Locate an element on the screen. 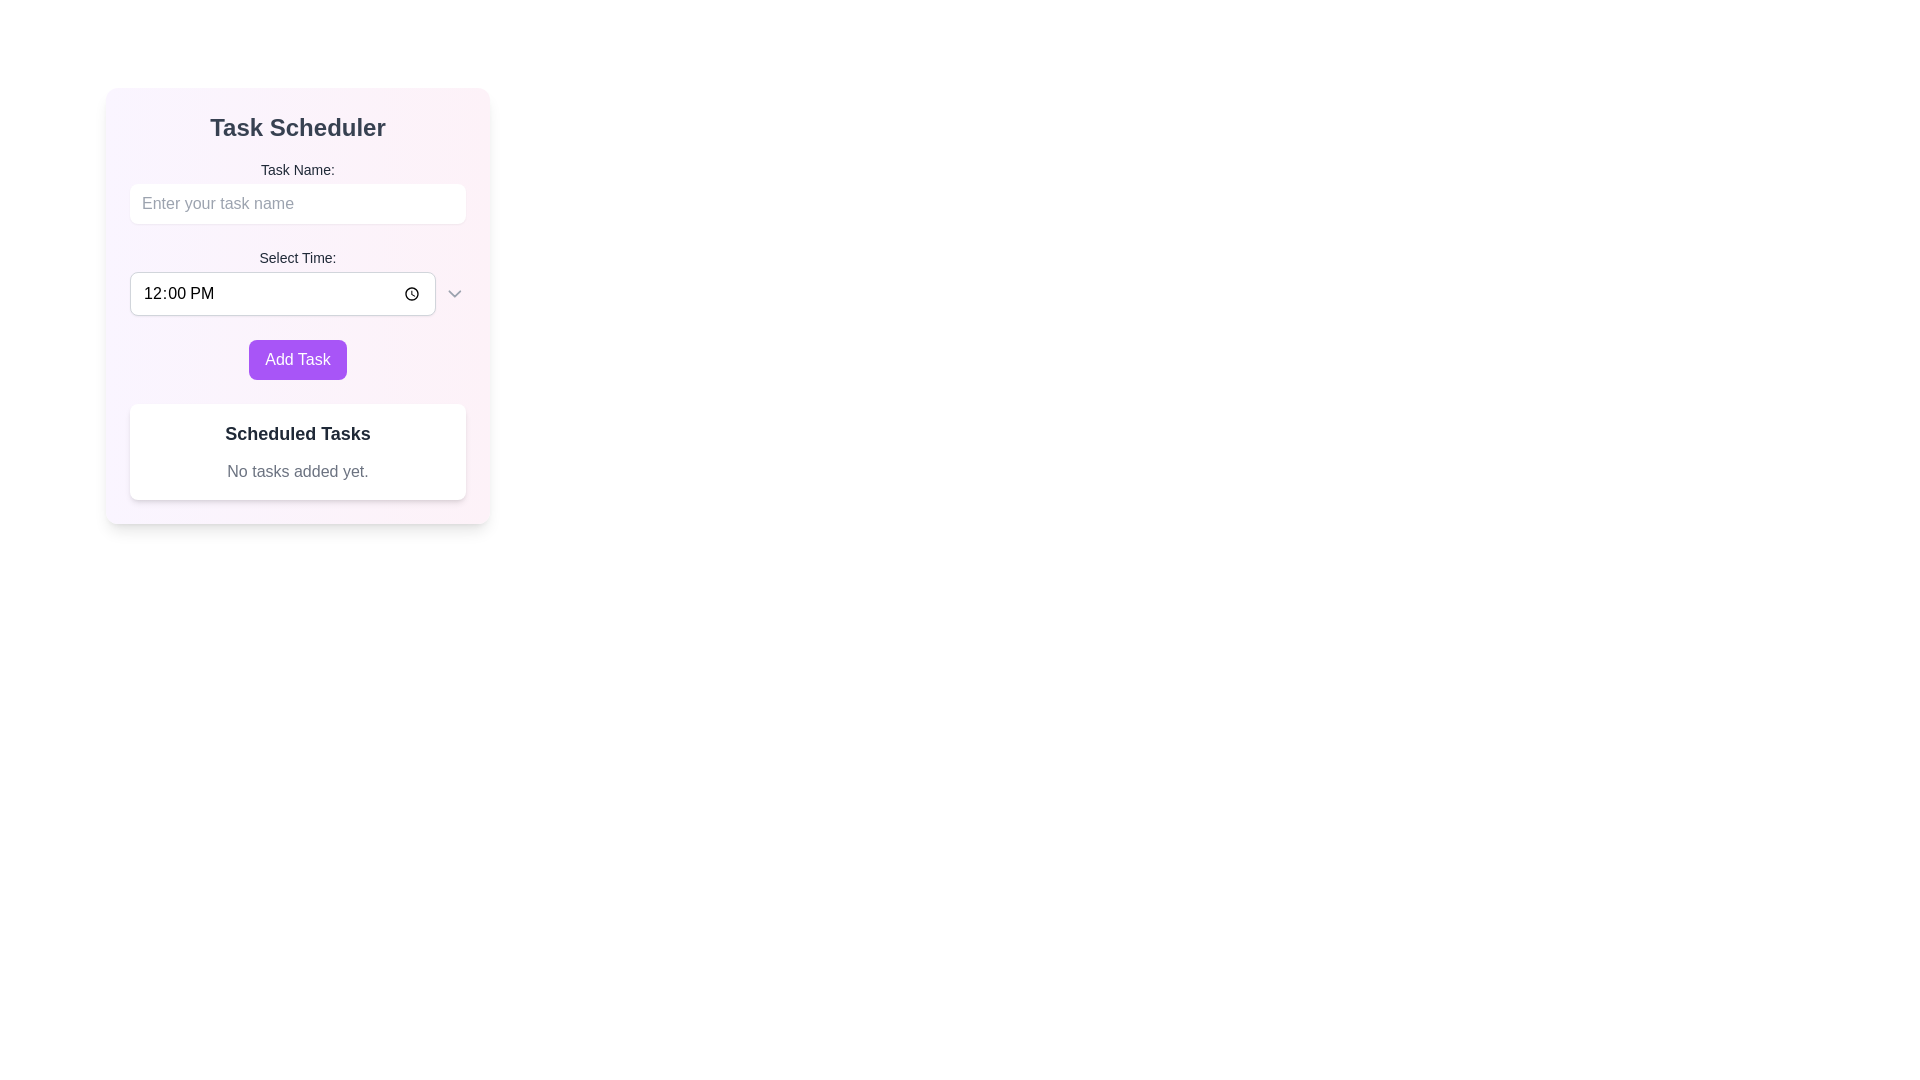 Image resolution: width=1920 pixels, height=1080 pixels. a time from the dropdown arrow in the Time Picker Input Field located in the Task Scheduler card layout is located at coordinates (296, 281).